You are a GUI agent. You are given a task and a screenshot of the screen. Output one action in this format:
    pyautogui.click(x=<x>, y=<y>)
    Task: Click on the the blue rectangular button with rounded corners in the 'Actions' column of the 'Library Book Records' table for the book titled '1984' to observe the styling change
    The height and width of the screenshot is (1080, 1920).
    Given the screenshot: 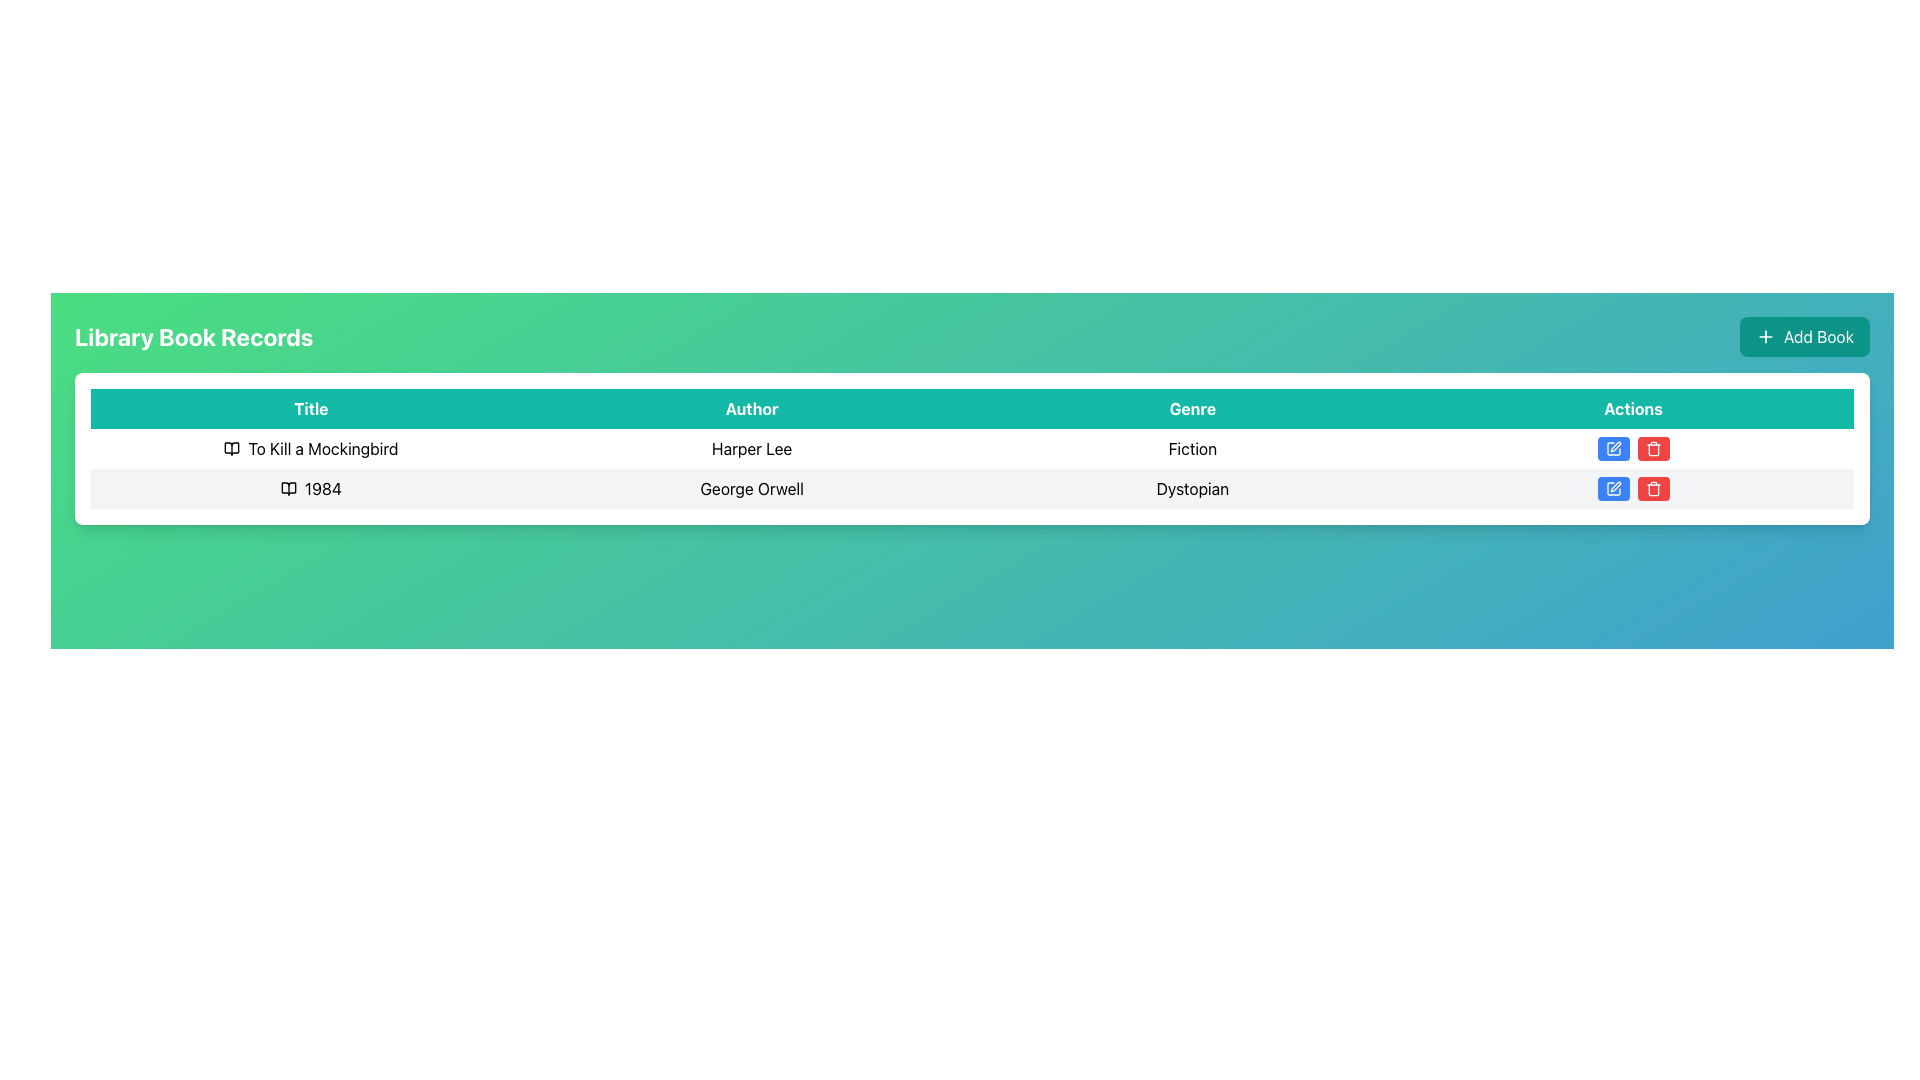 What is the action you would take?
    pyautogui.click(x=1613, y=489)
    